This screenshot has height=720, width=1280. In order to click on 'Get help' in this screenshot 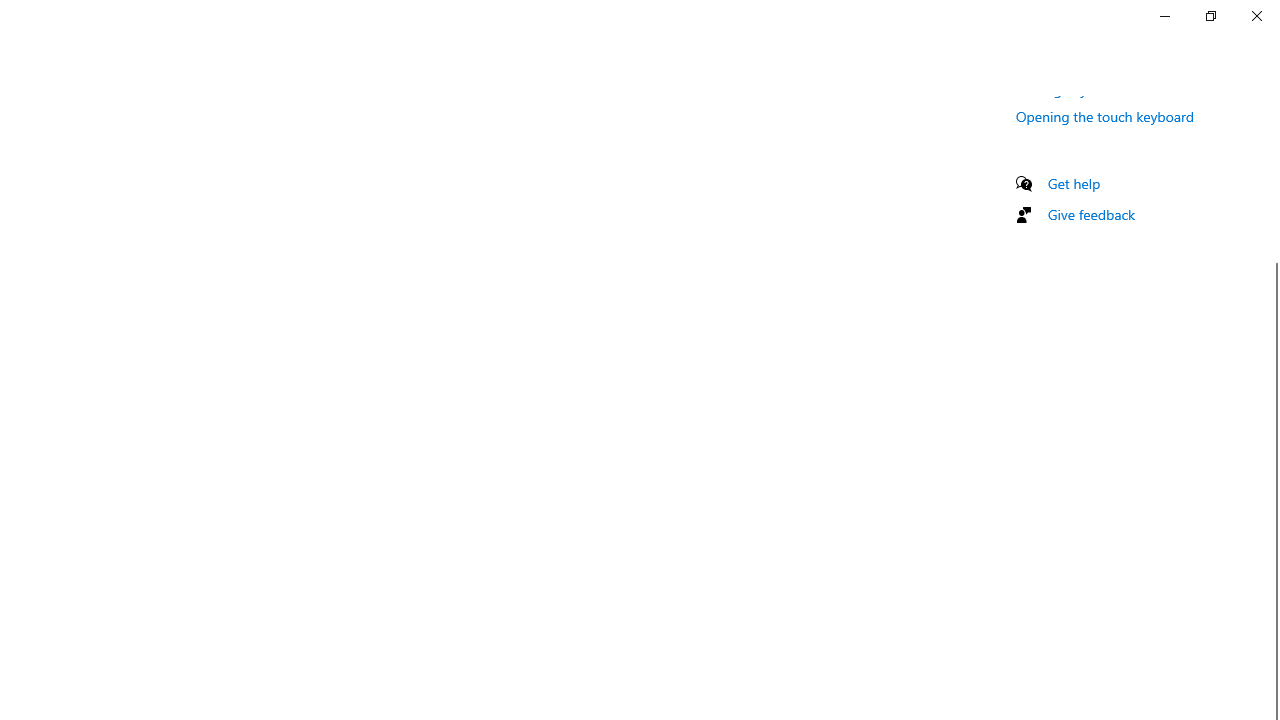, I will do `click(1073, 183)`.